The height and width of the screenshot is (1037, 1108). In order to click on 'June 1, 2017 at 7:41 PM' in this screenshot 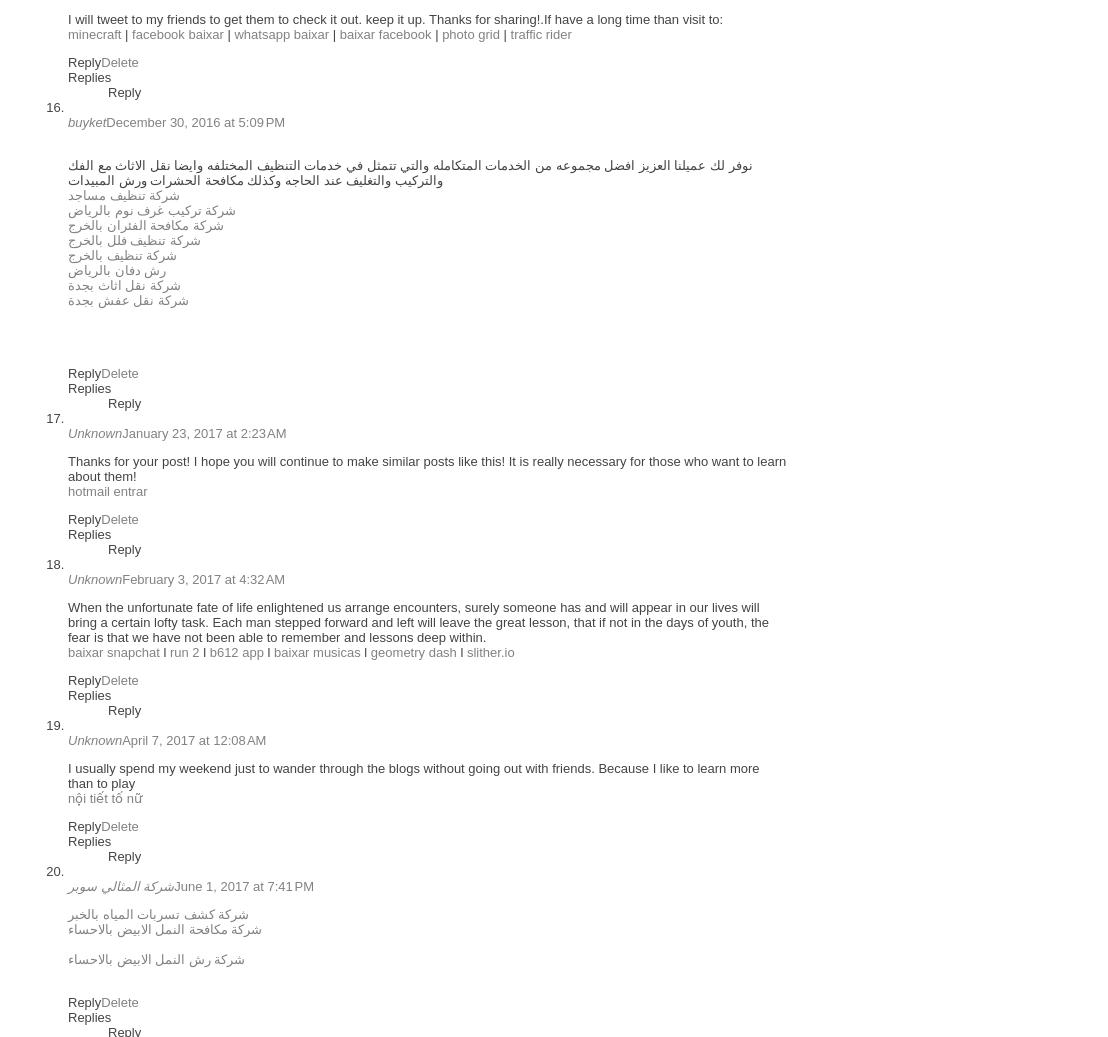, I will do `click(242, 886)`.